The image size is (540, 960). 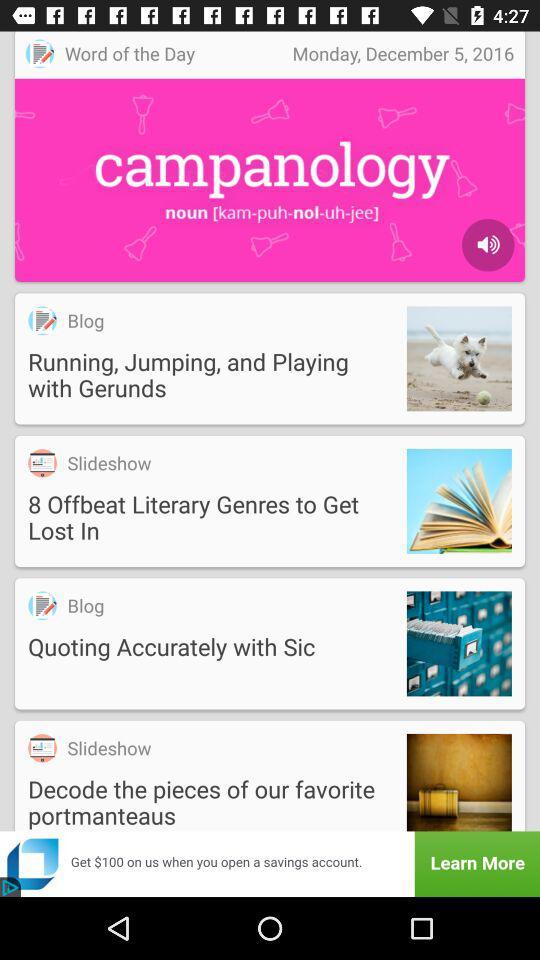 What do you see at coordinates (487, 244) in the screenshot?
I see `sound option` at bounding box center [487, 244].